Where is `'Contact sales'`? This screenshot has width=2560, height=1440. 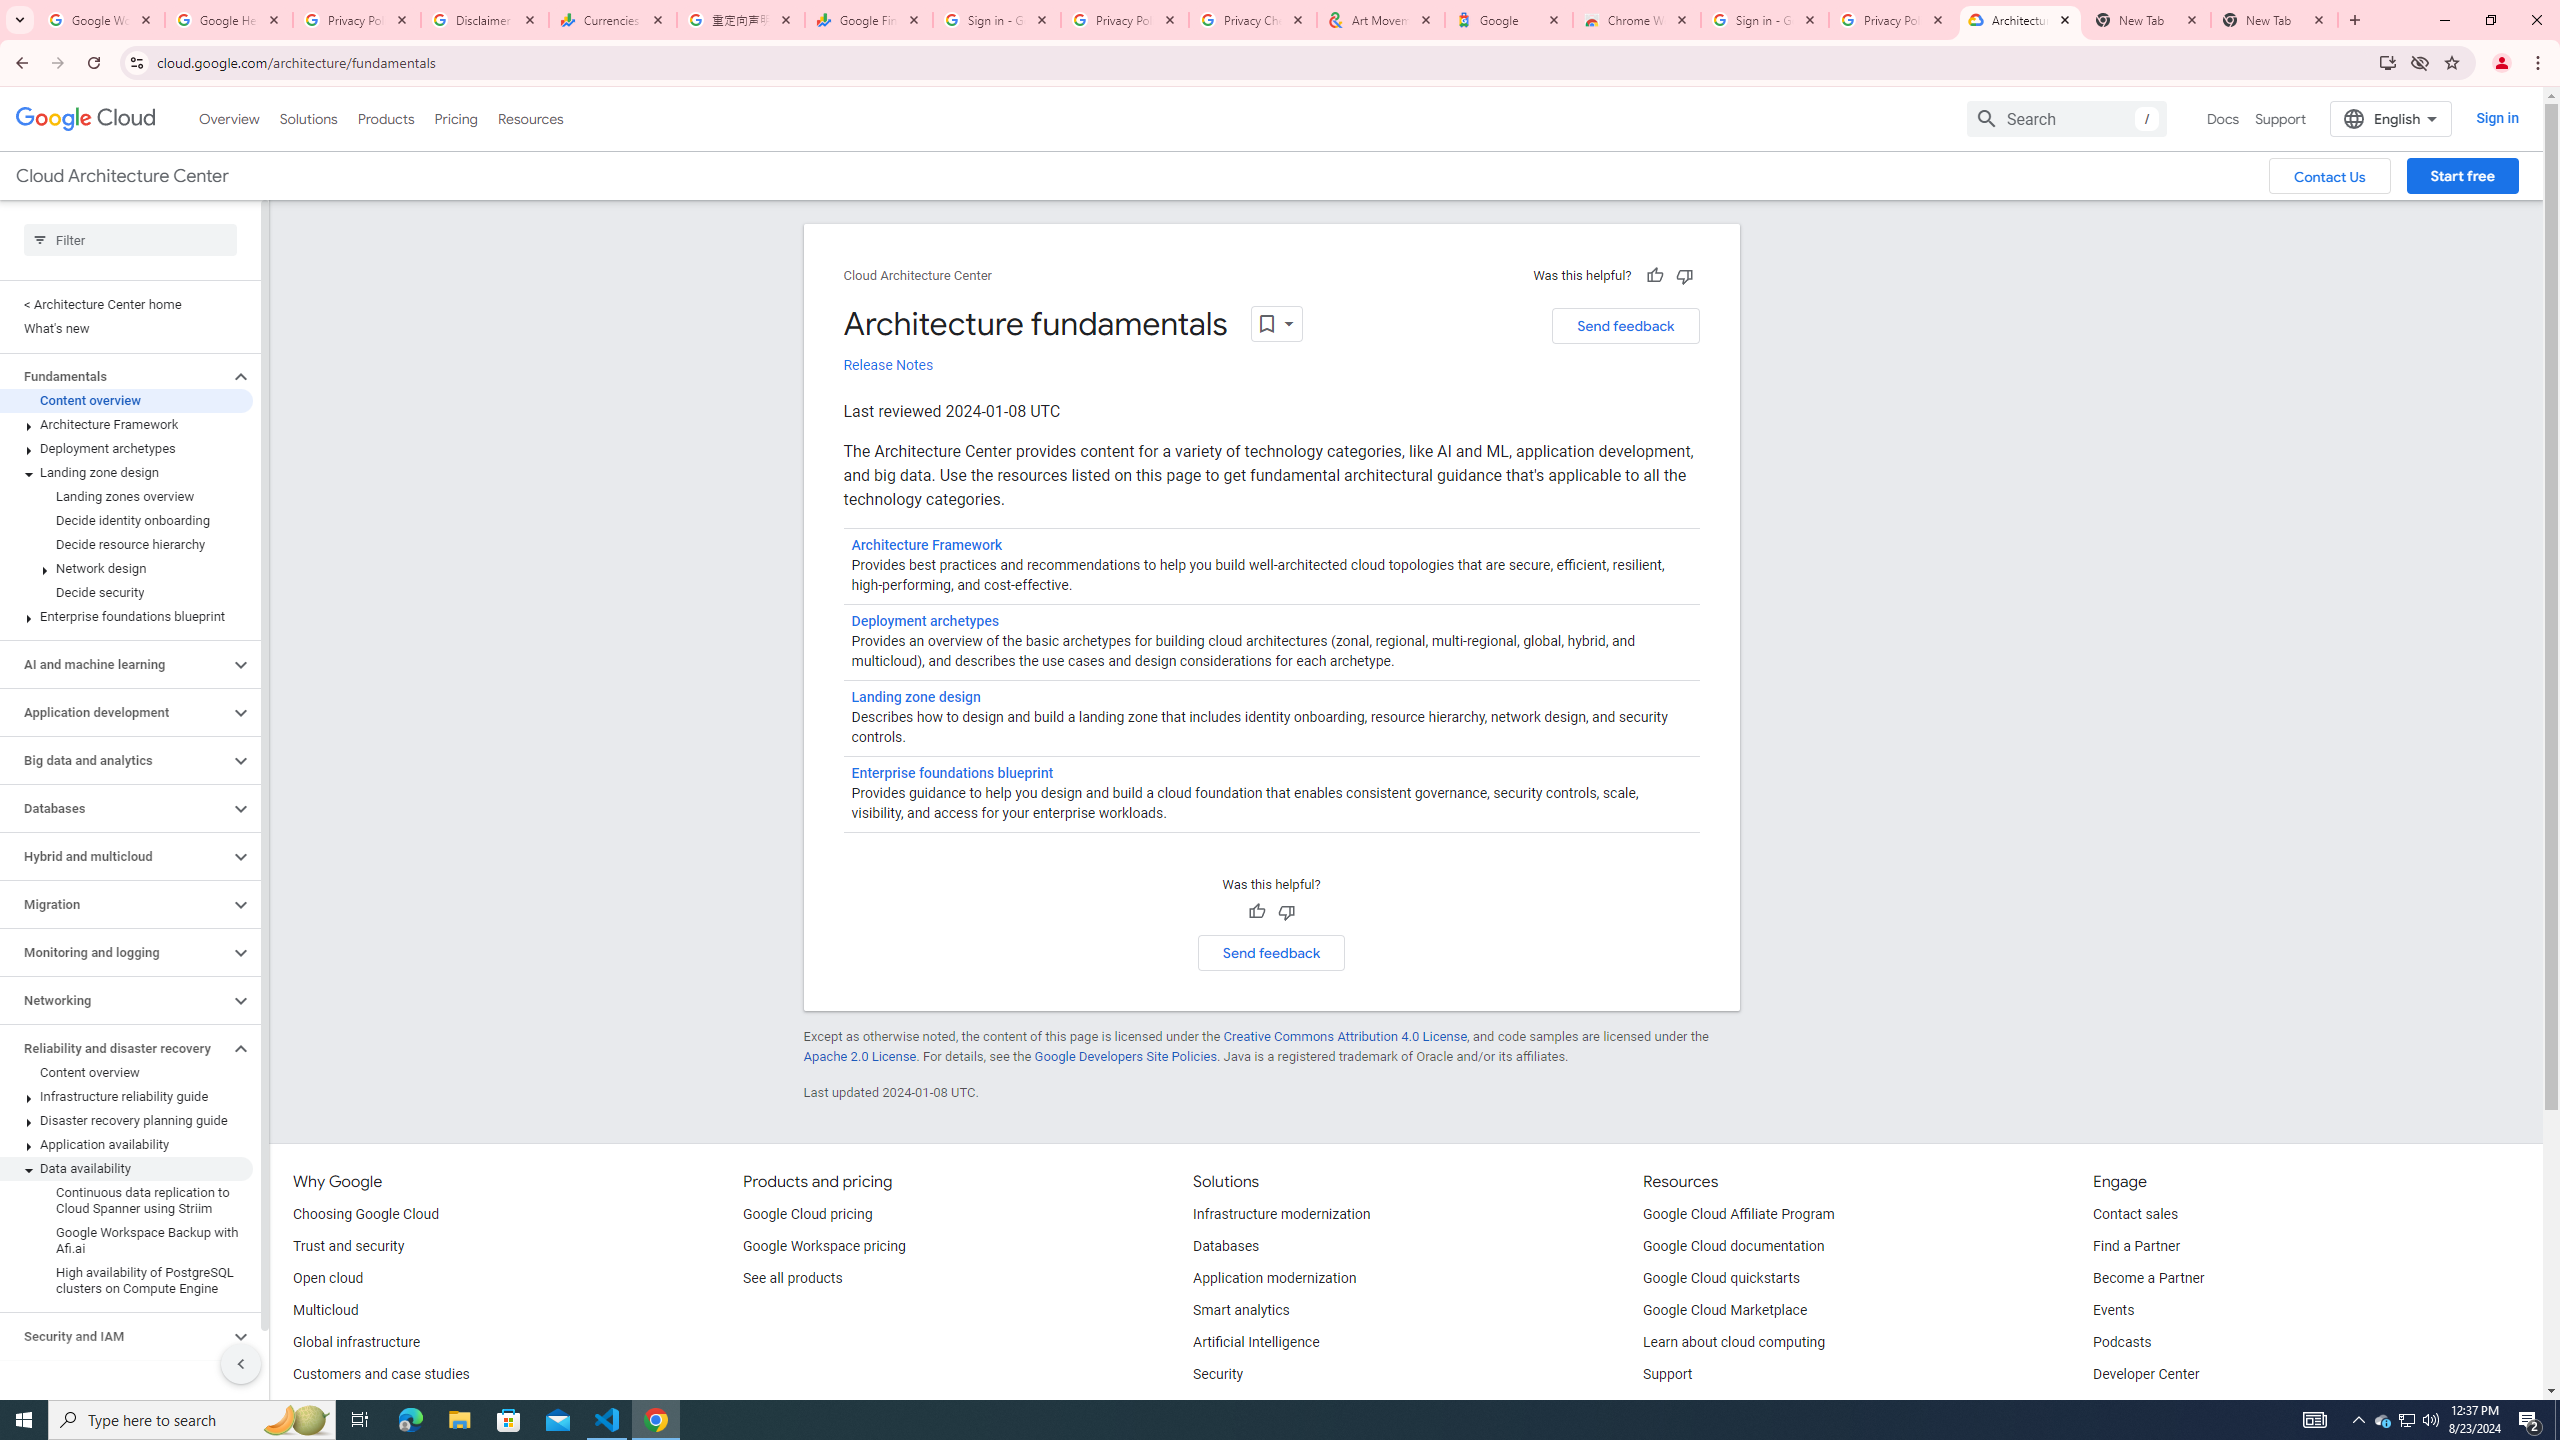
'Contact sales' is located at coordinates (2136, 1214).